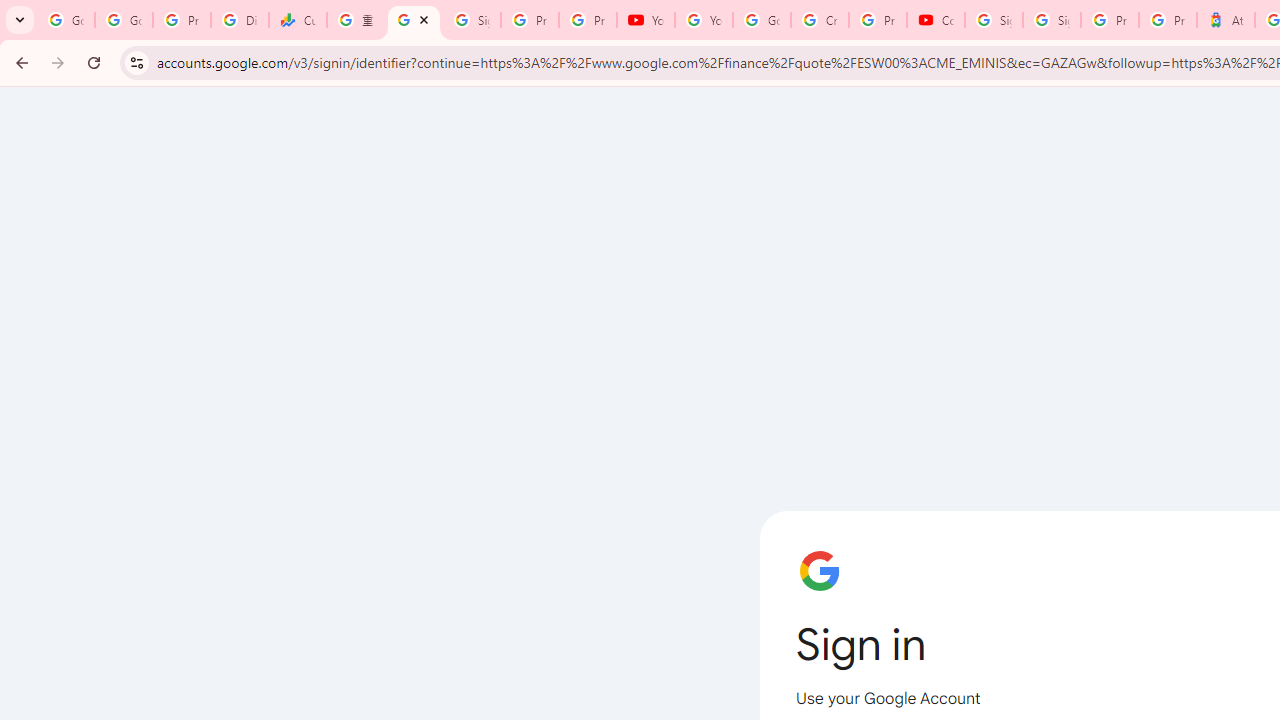 The image size is (1280, 720). I want to click on 'Currencies - Google Finance', so click(296, 20).